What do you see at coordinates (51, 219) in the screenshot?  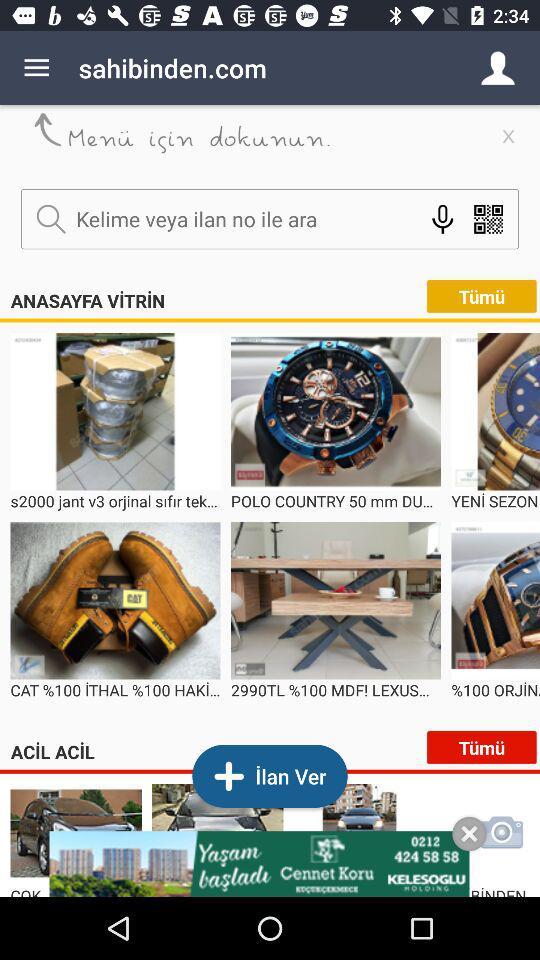 I see `the search icon` at bounding box center [51, 219].